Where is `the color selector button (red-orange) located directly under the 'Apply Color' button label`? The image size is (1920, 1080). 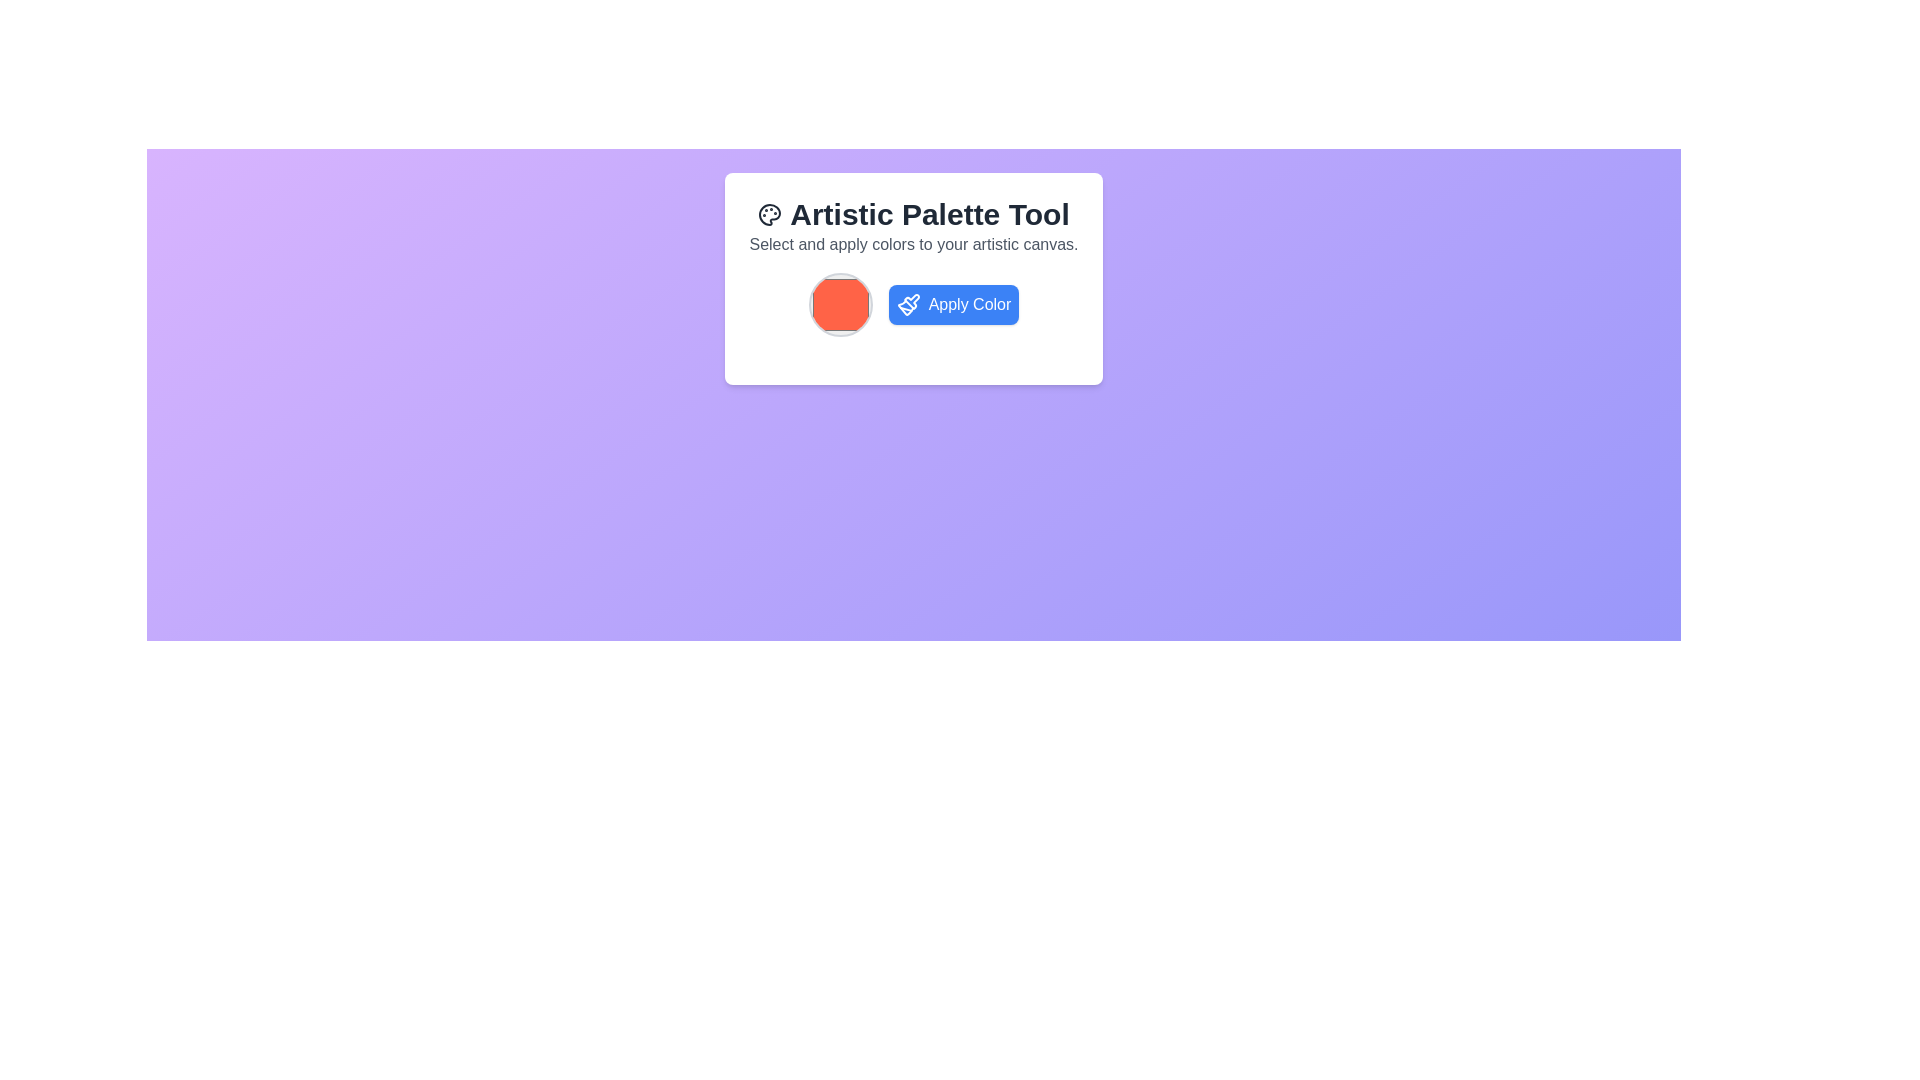
the color selector button (red-orange) located directly under the 'Apply Color' button label is located at coordinates (840, 304).